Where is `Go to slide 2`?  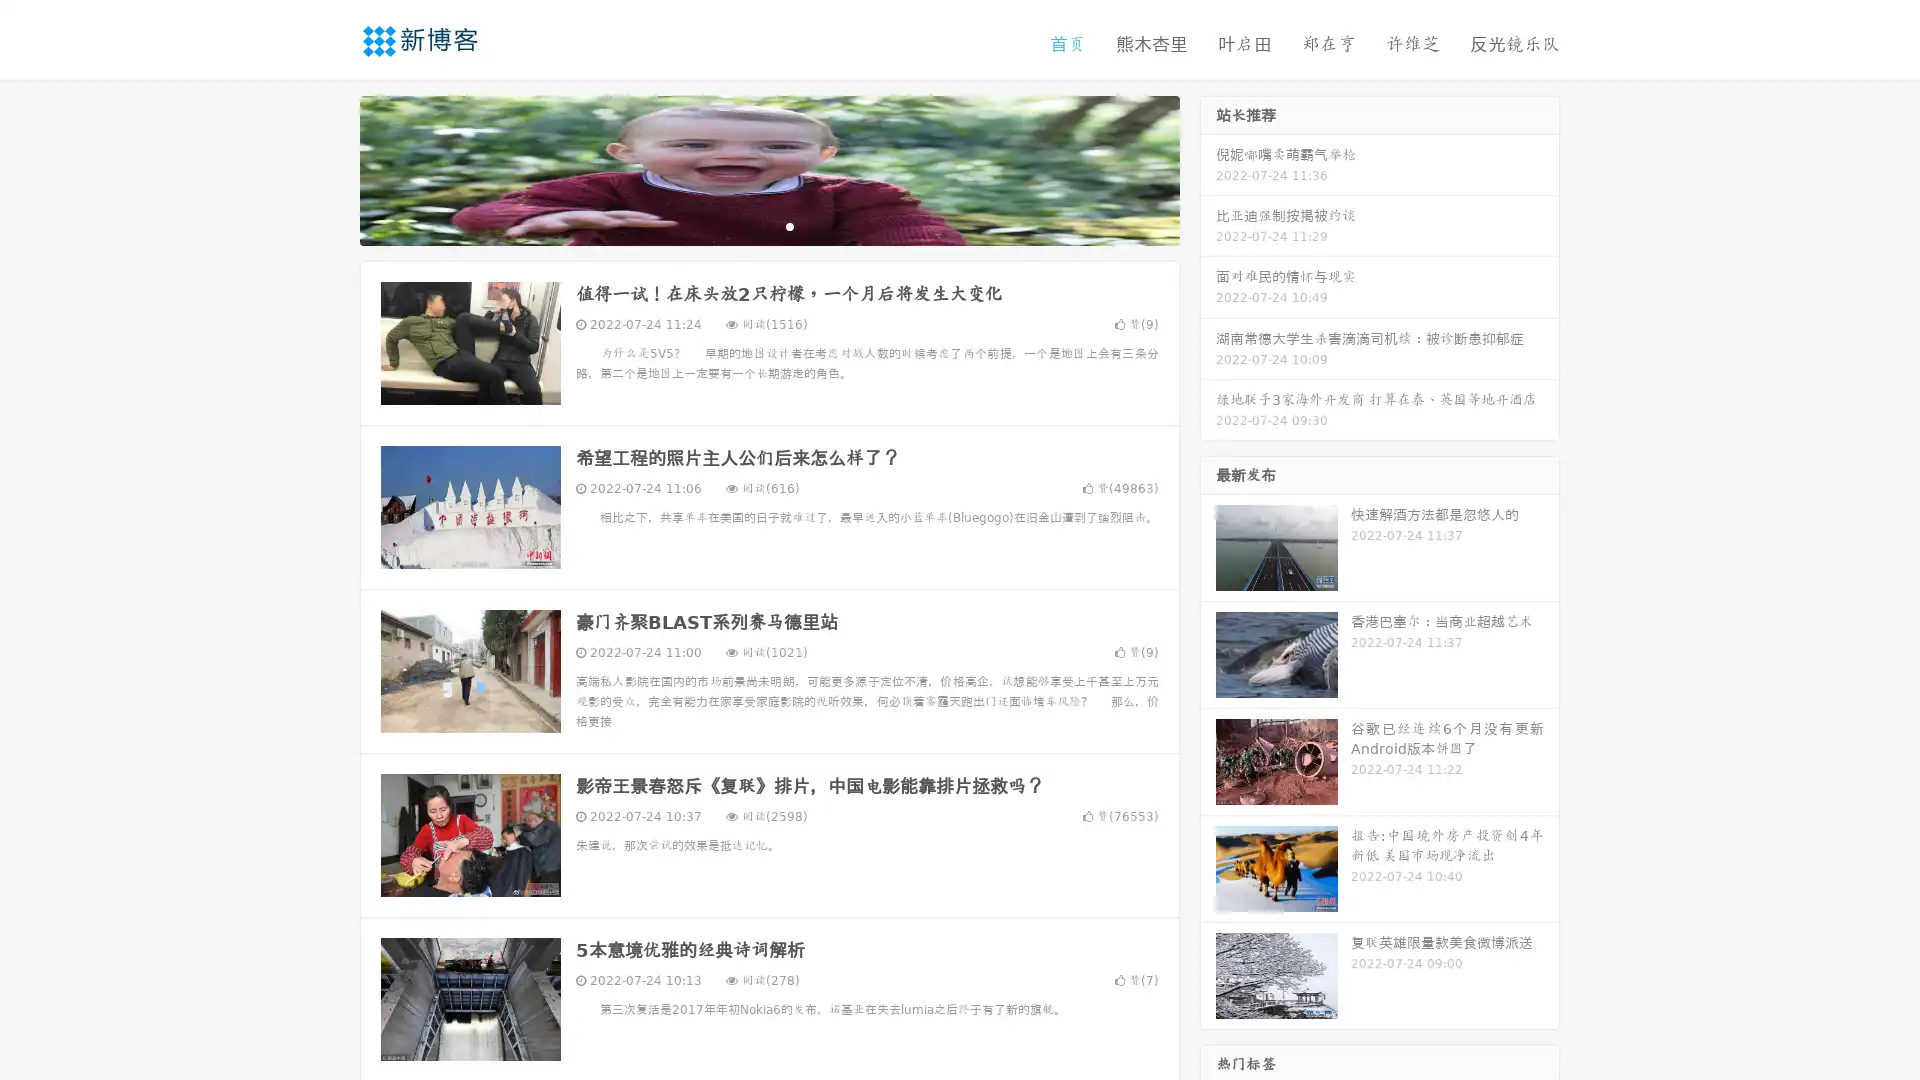 Go to slide 2 is located at coordinates (768, 225).